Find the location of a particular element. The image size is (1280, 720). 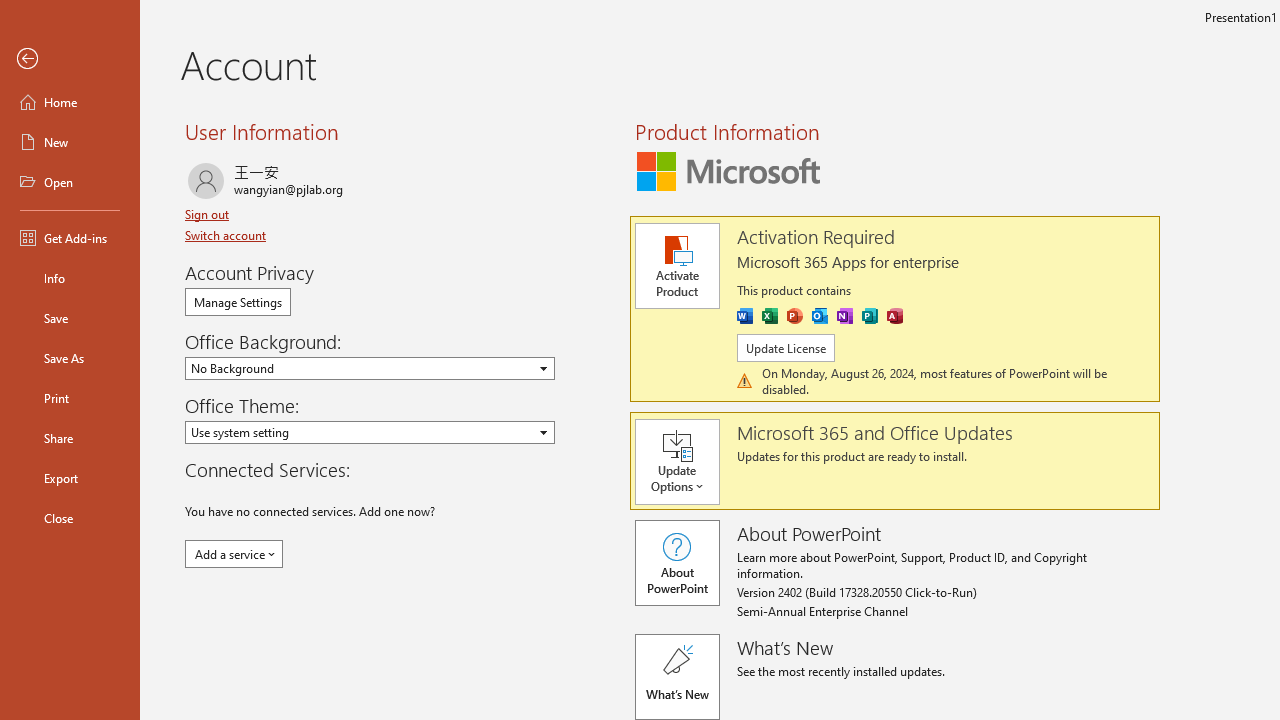

'Save As' is located at coordinates (69, 356).